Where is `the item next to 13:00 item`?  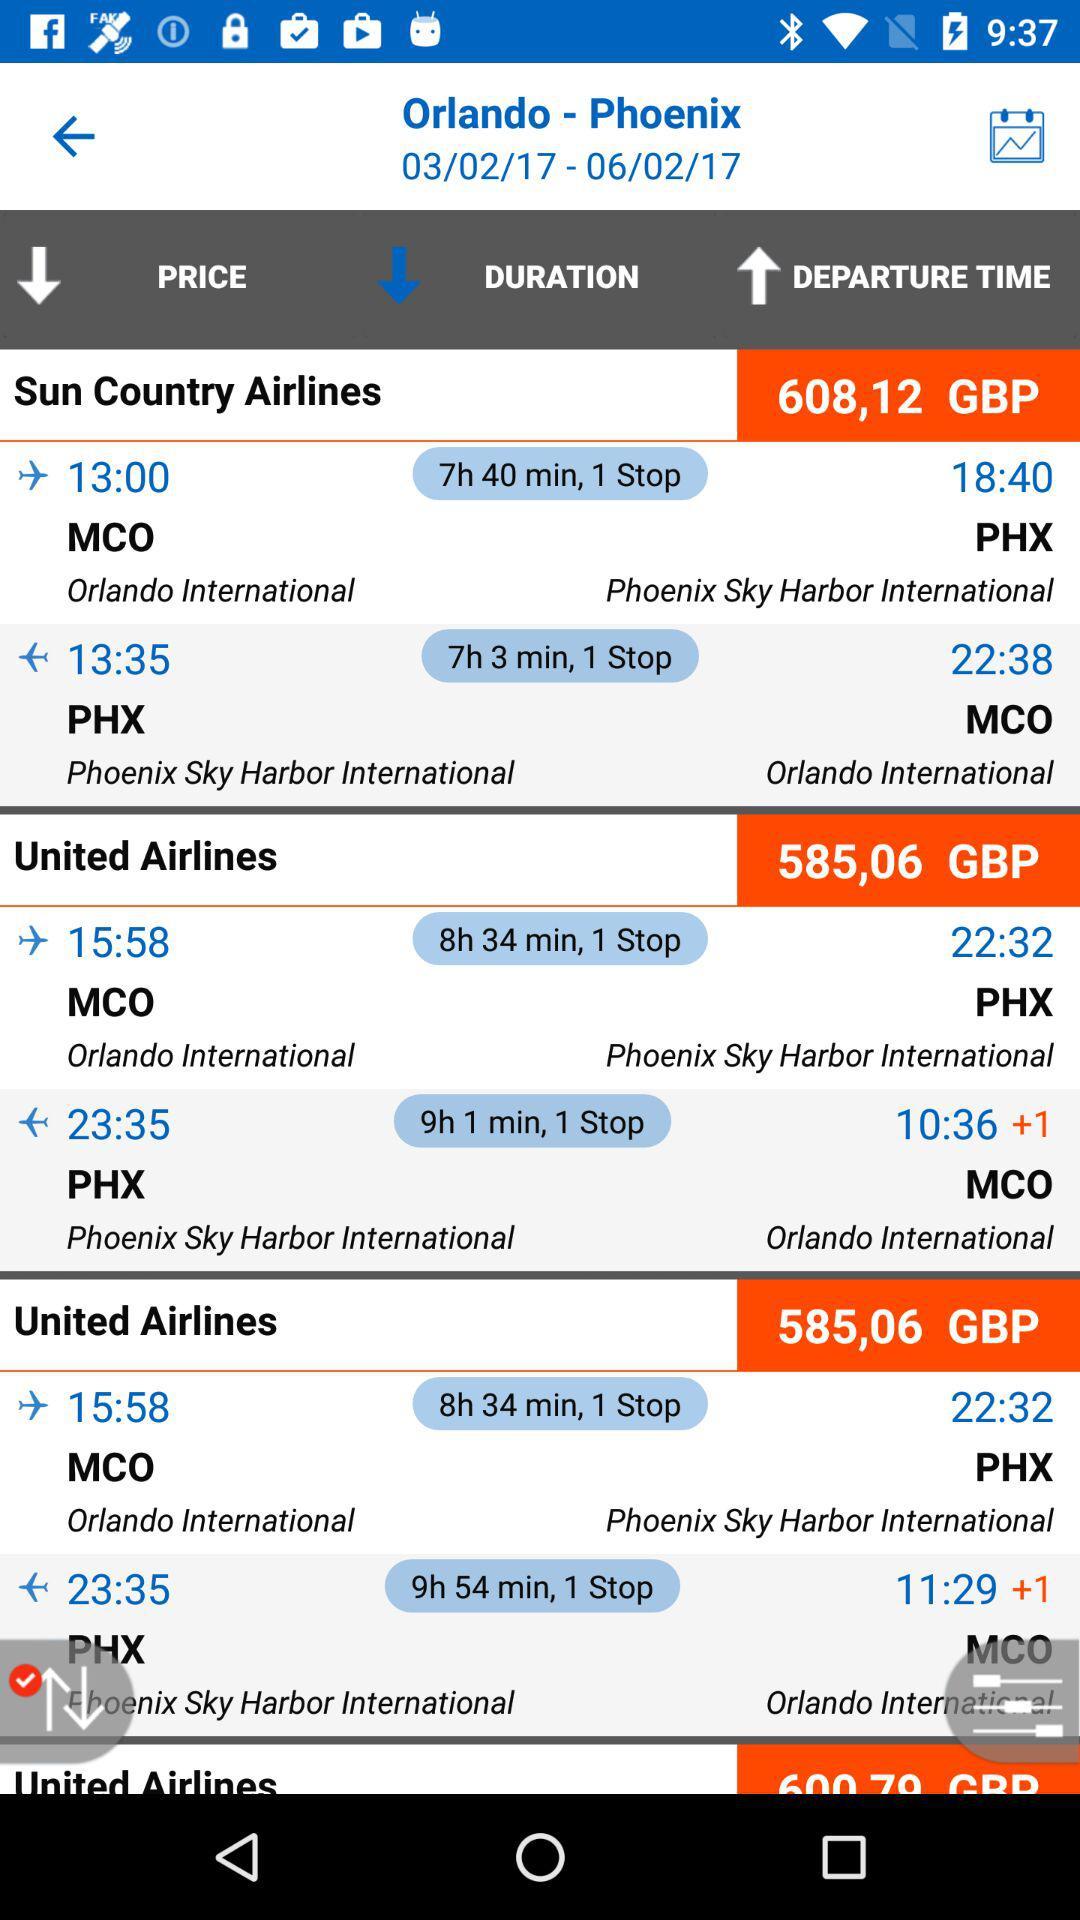
the item next to 13:00 item is located at coordinates (33, 509).